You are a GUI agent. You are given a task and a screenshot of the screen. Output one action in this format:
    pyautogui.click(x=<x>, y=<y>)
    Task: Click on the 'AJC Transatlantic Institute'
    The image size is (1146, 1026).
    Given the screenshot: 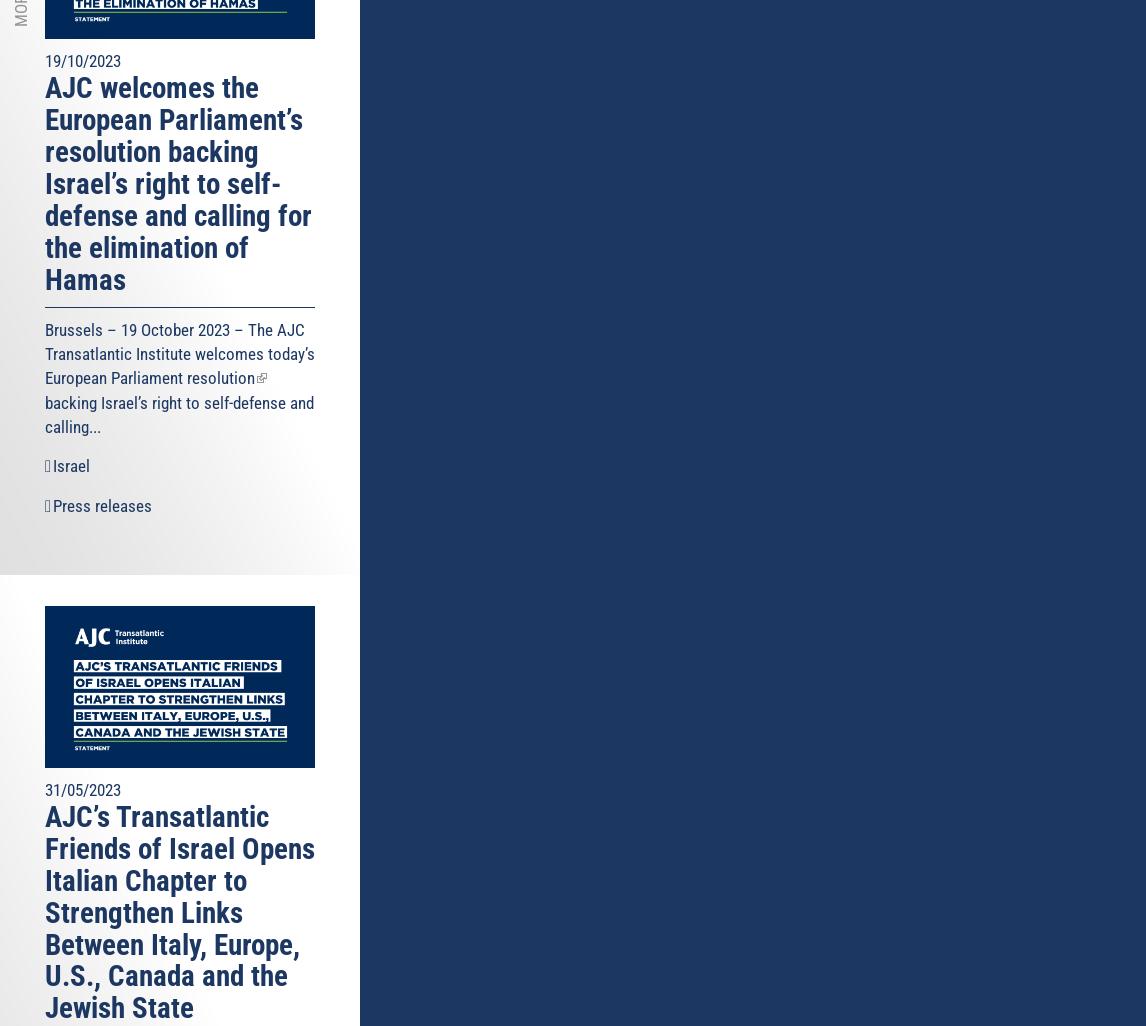 What is the action you would take?
    pyautogui.click(x=174, y=341)
    